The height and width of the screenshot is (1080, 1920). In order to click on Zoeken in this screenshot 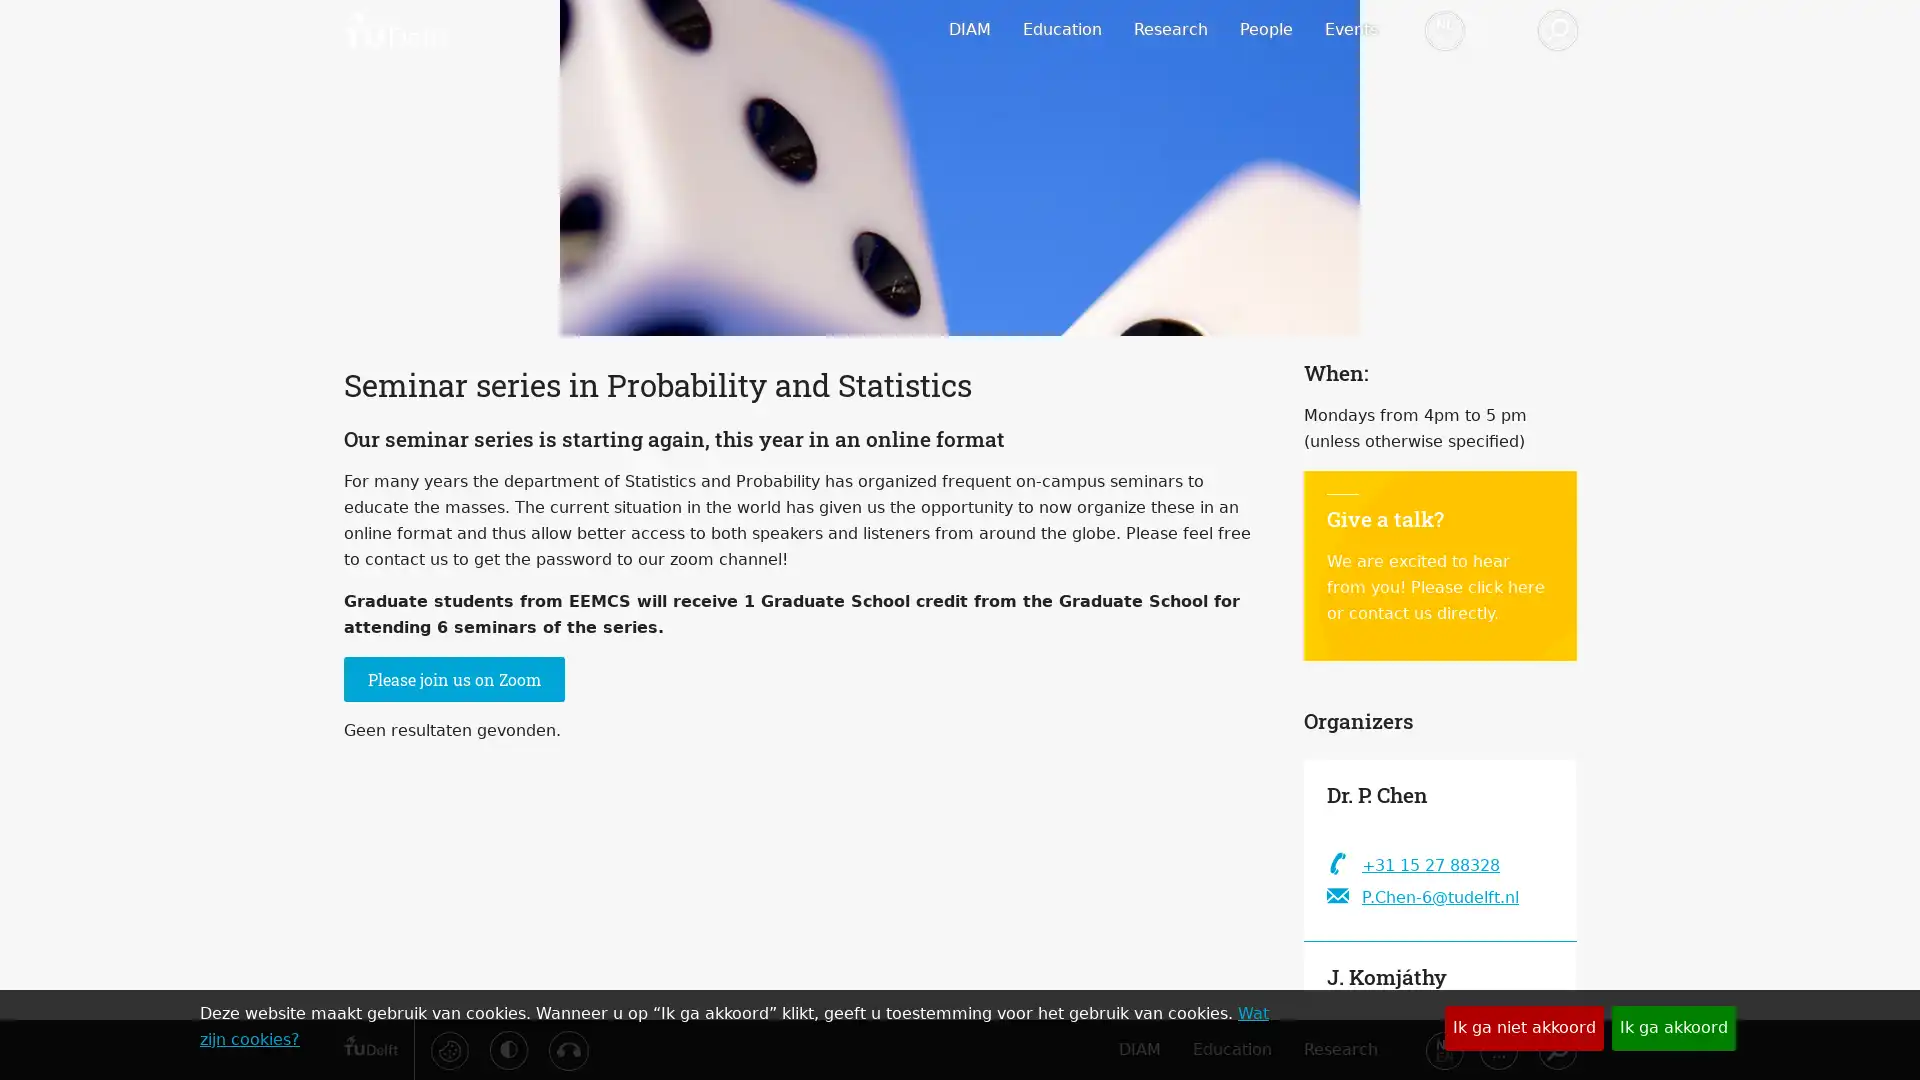, I will do `click(1555, 30)`.